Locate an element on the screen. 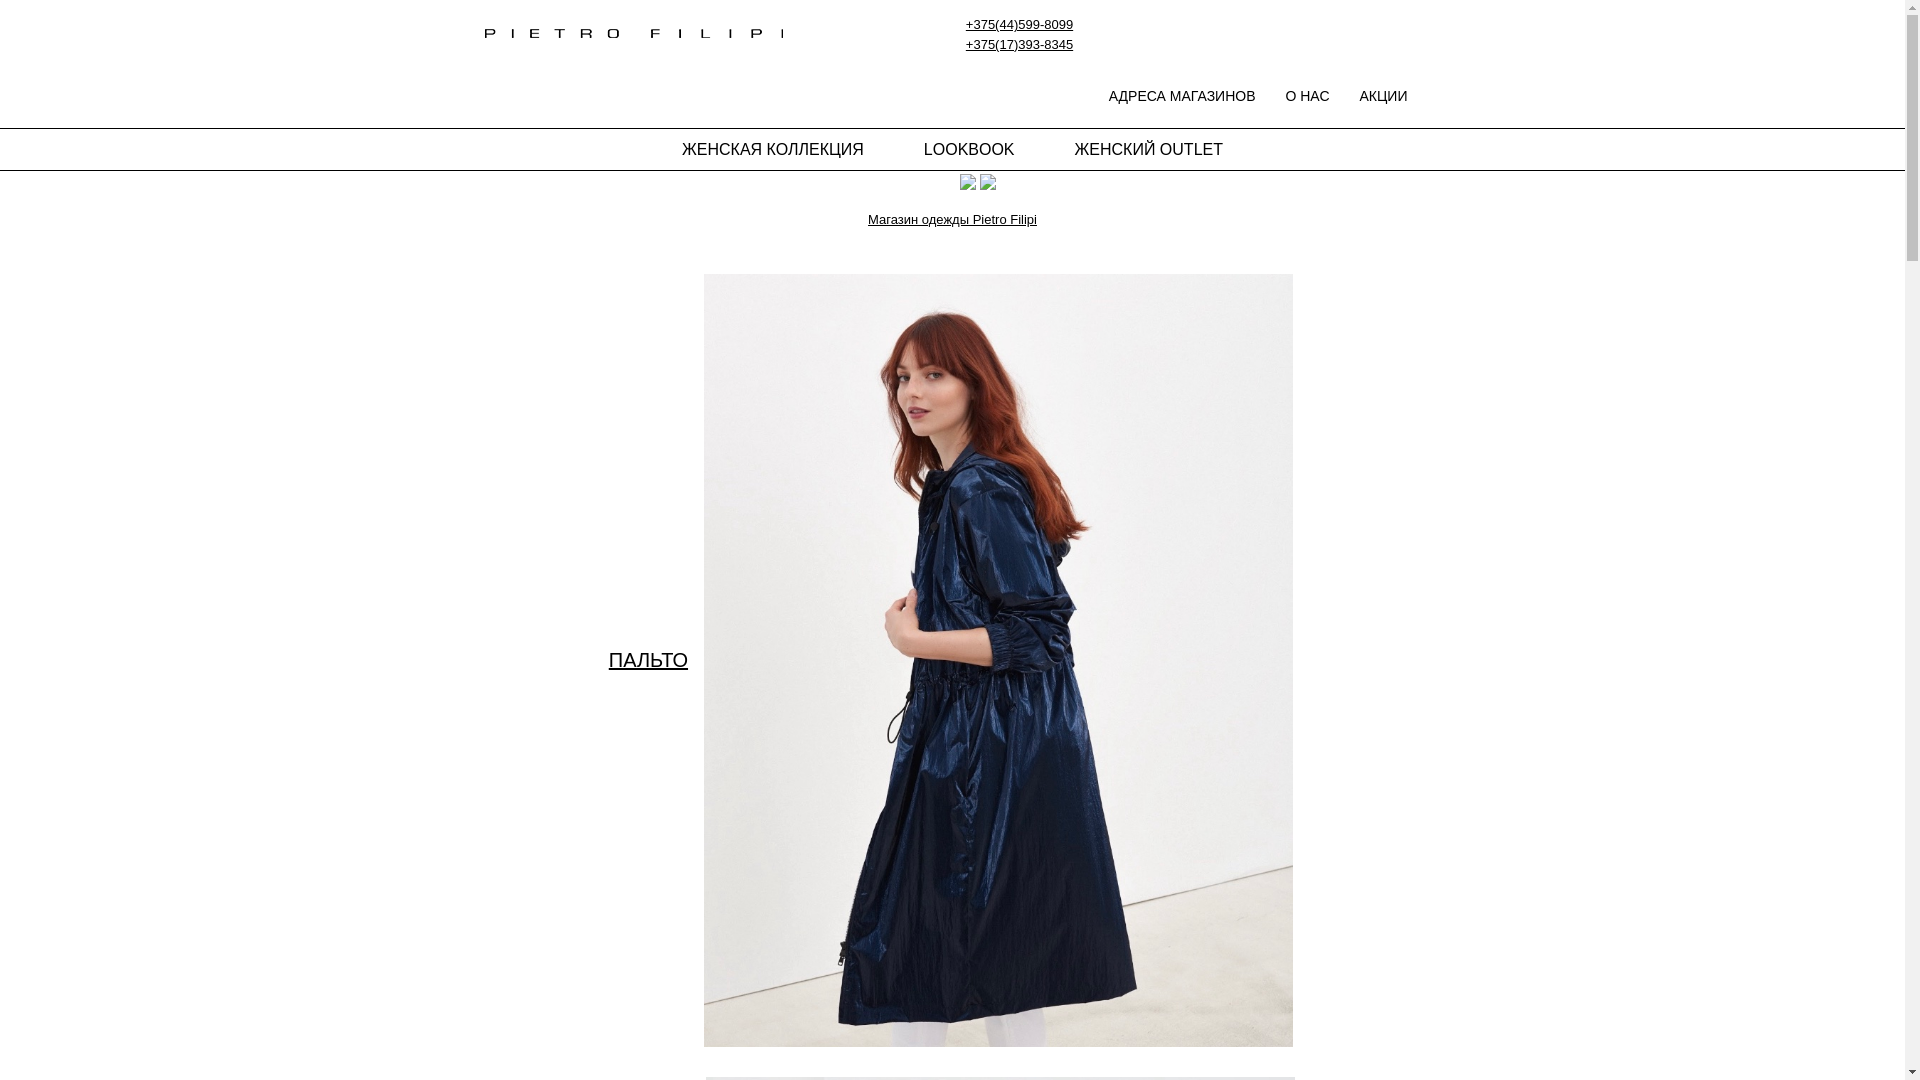  'LOOKBOOK' is located at coordinates (969, 148).